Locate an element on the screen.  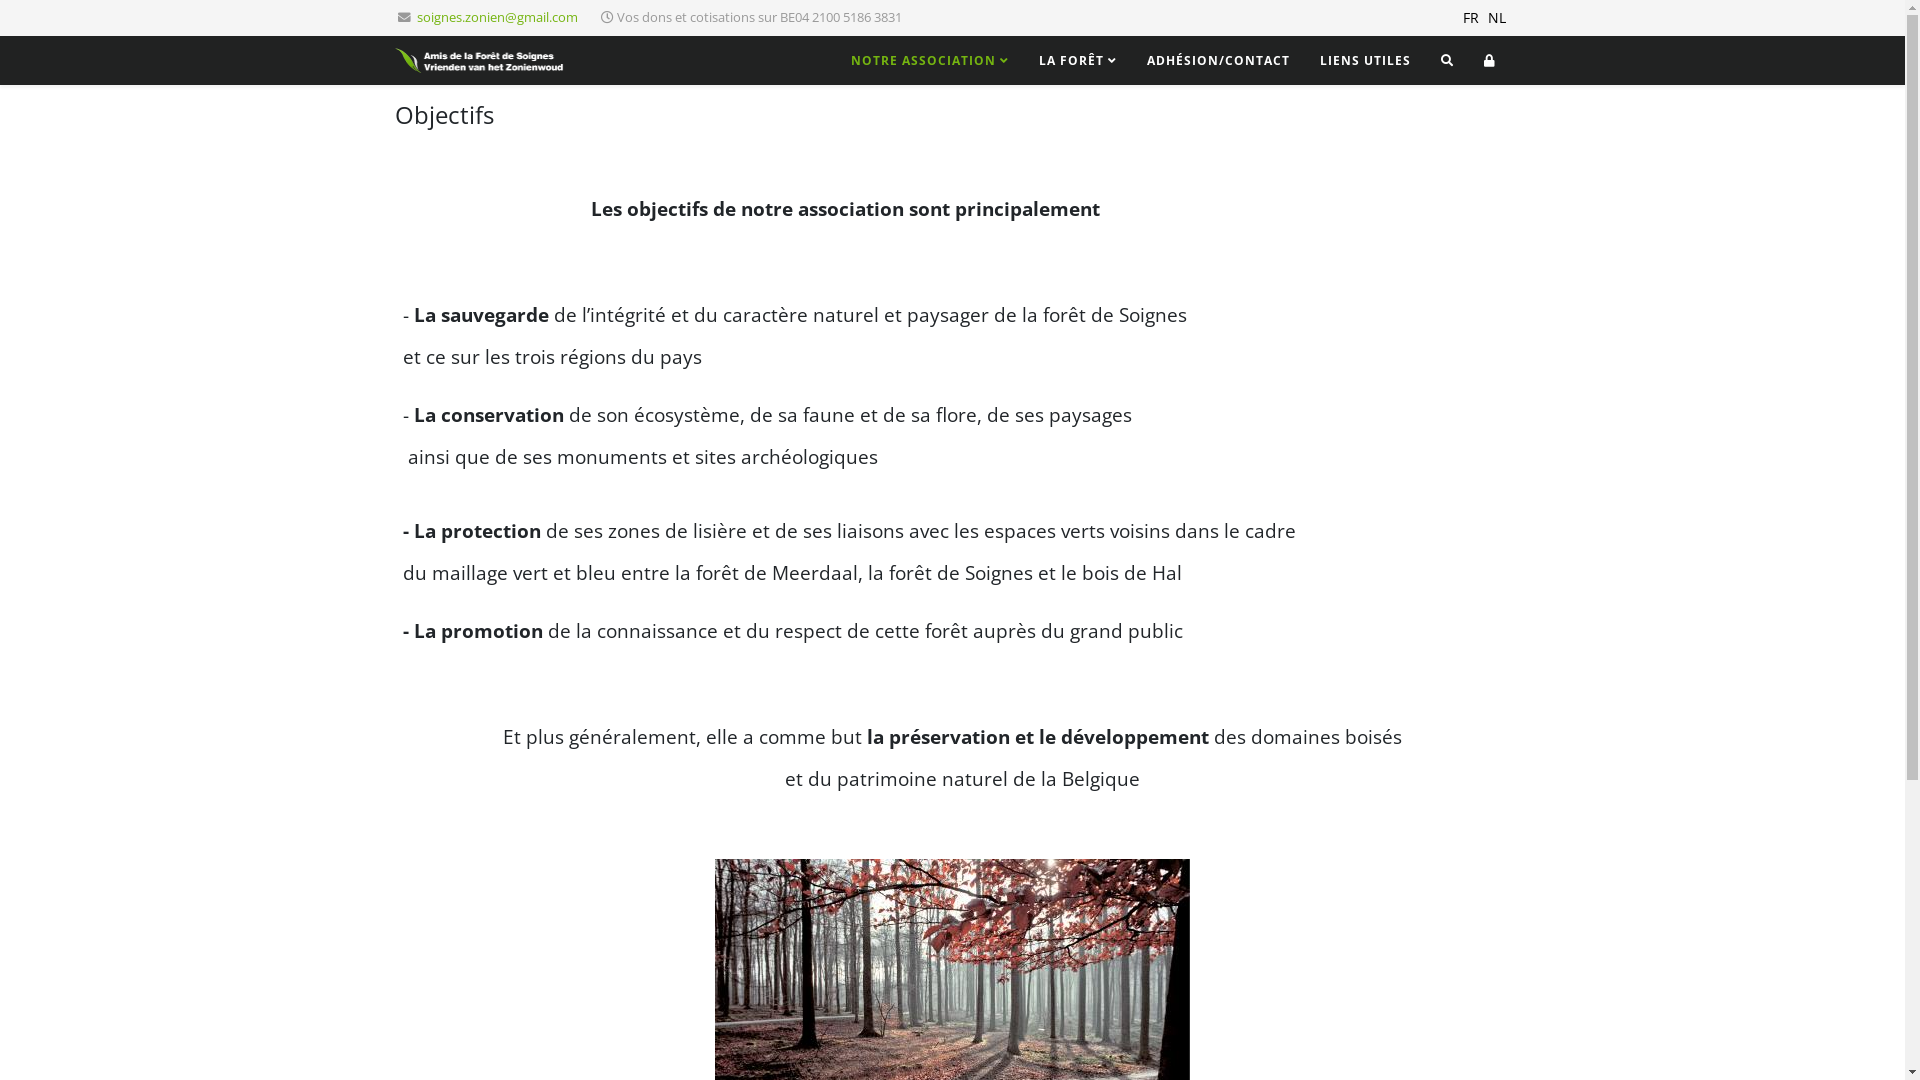
'NL' is located at coordinates (1497, 18).